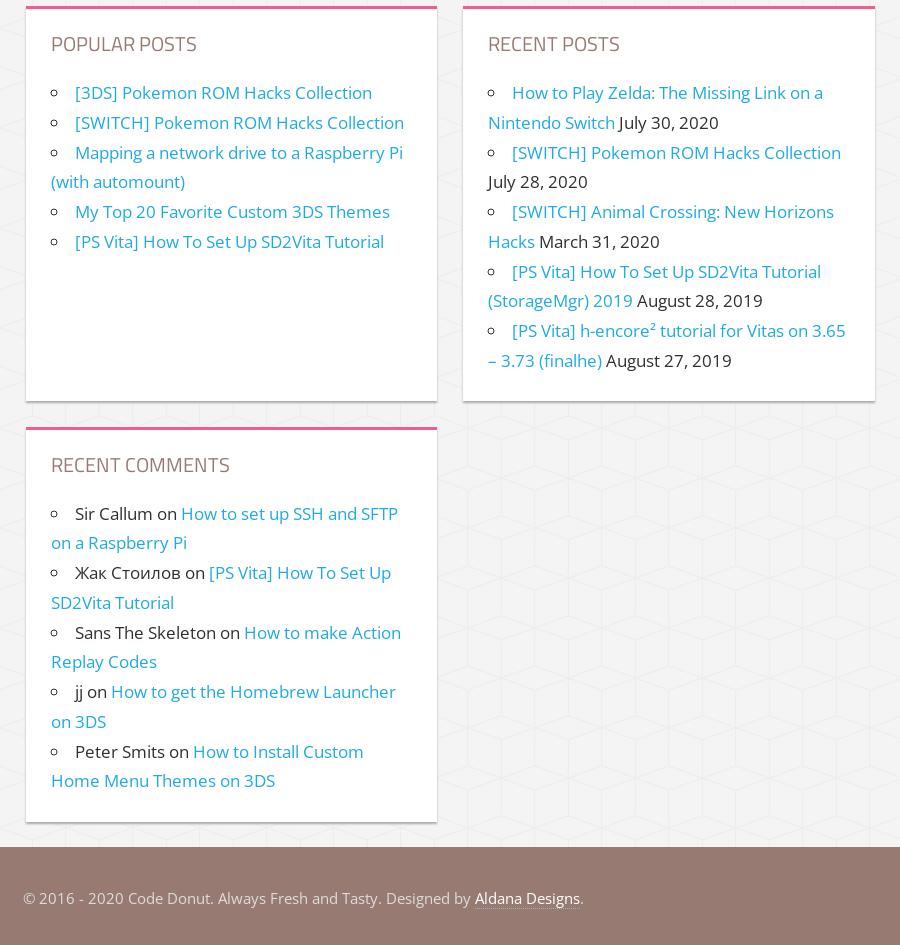  I want to click on 'August 28, 2019', so click(699, 300).